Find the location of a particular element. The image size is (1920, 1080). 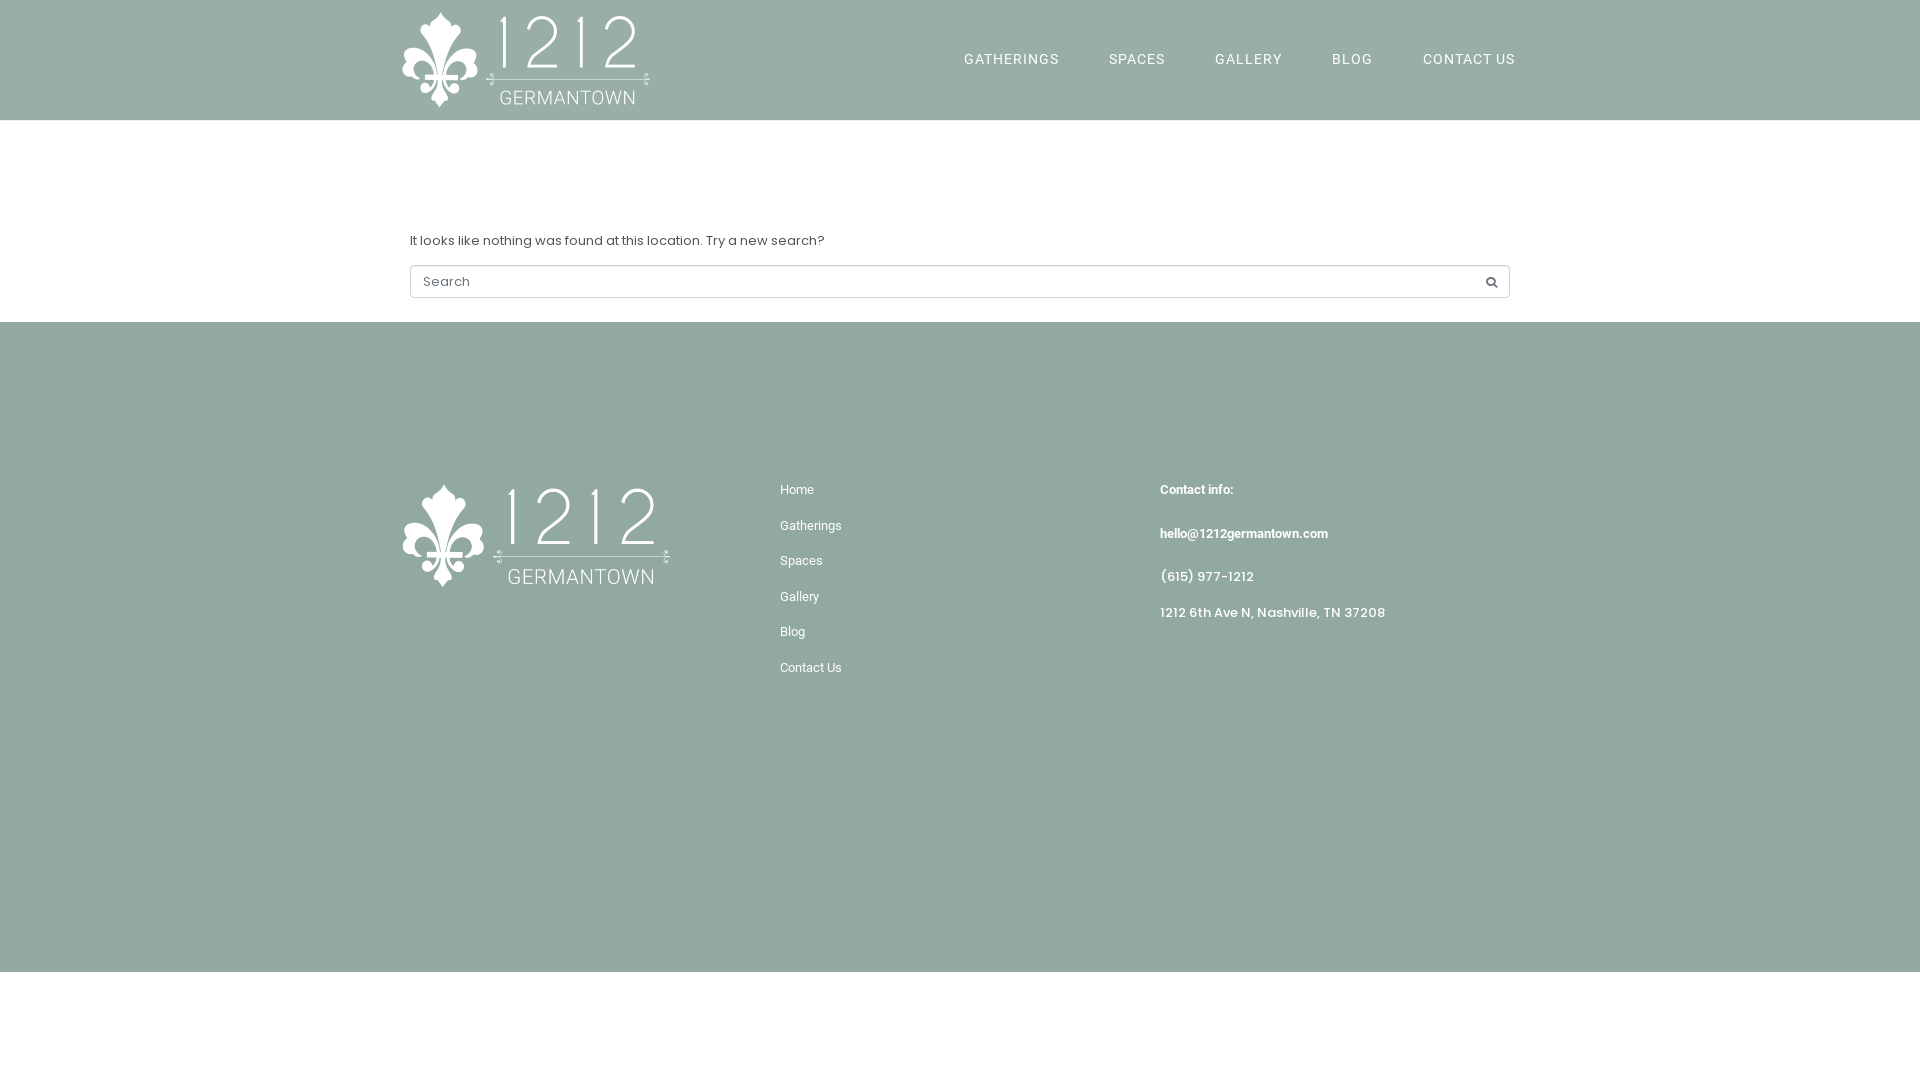

'Gatherings' is located at coordinates (778, 524).